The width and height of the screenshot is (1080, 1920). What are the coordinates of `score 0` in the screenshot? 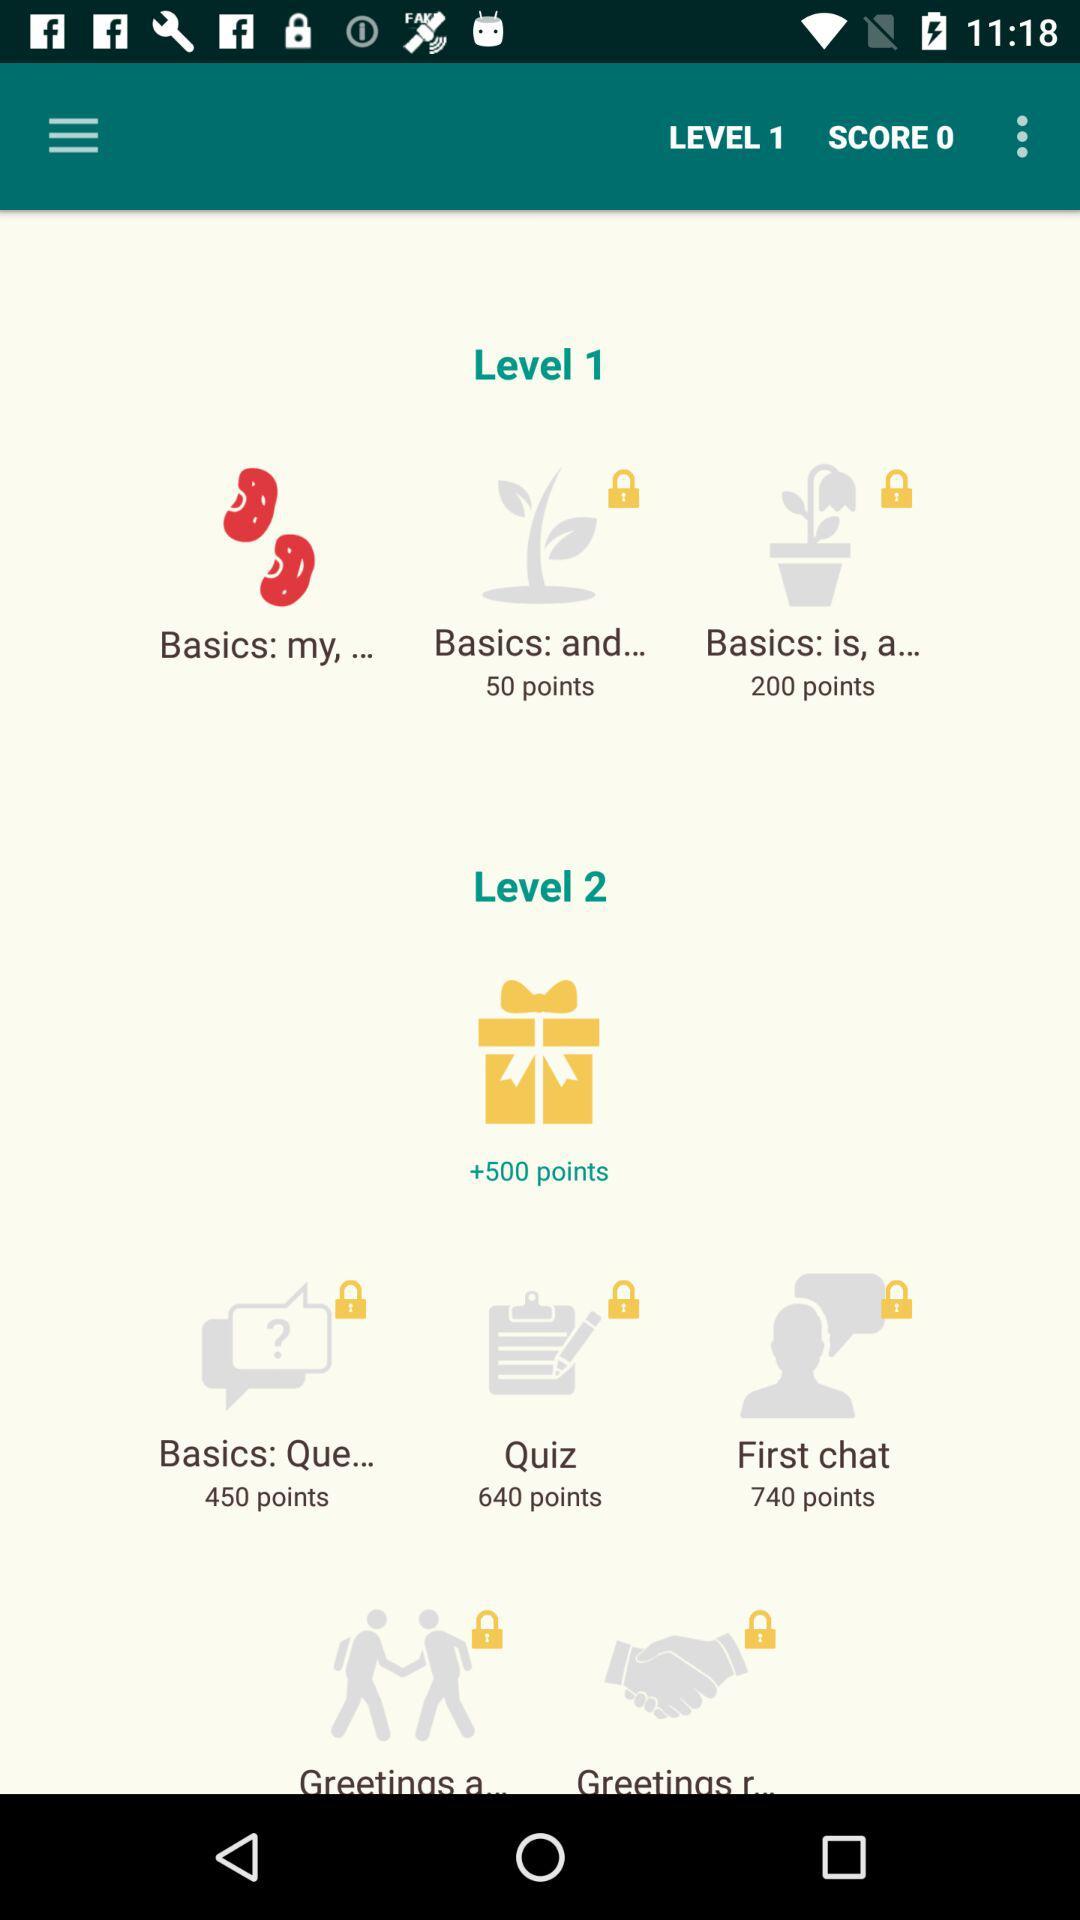 It's located at (890, 136).